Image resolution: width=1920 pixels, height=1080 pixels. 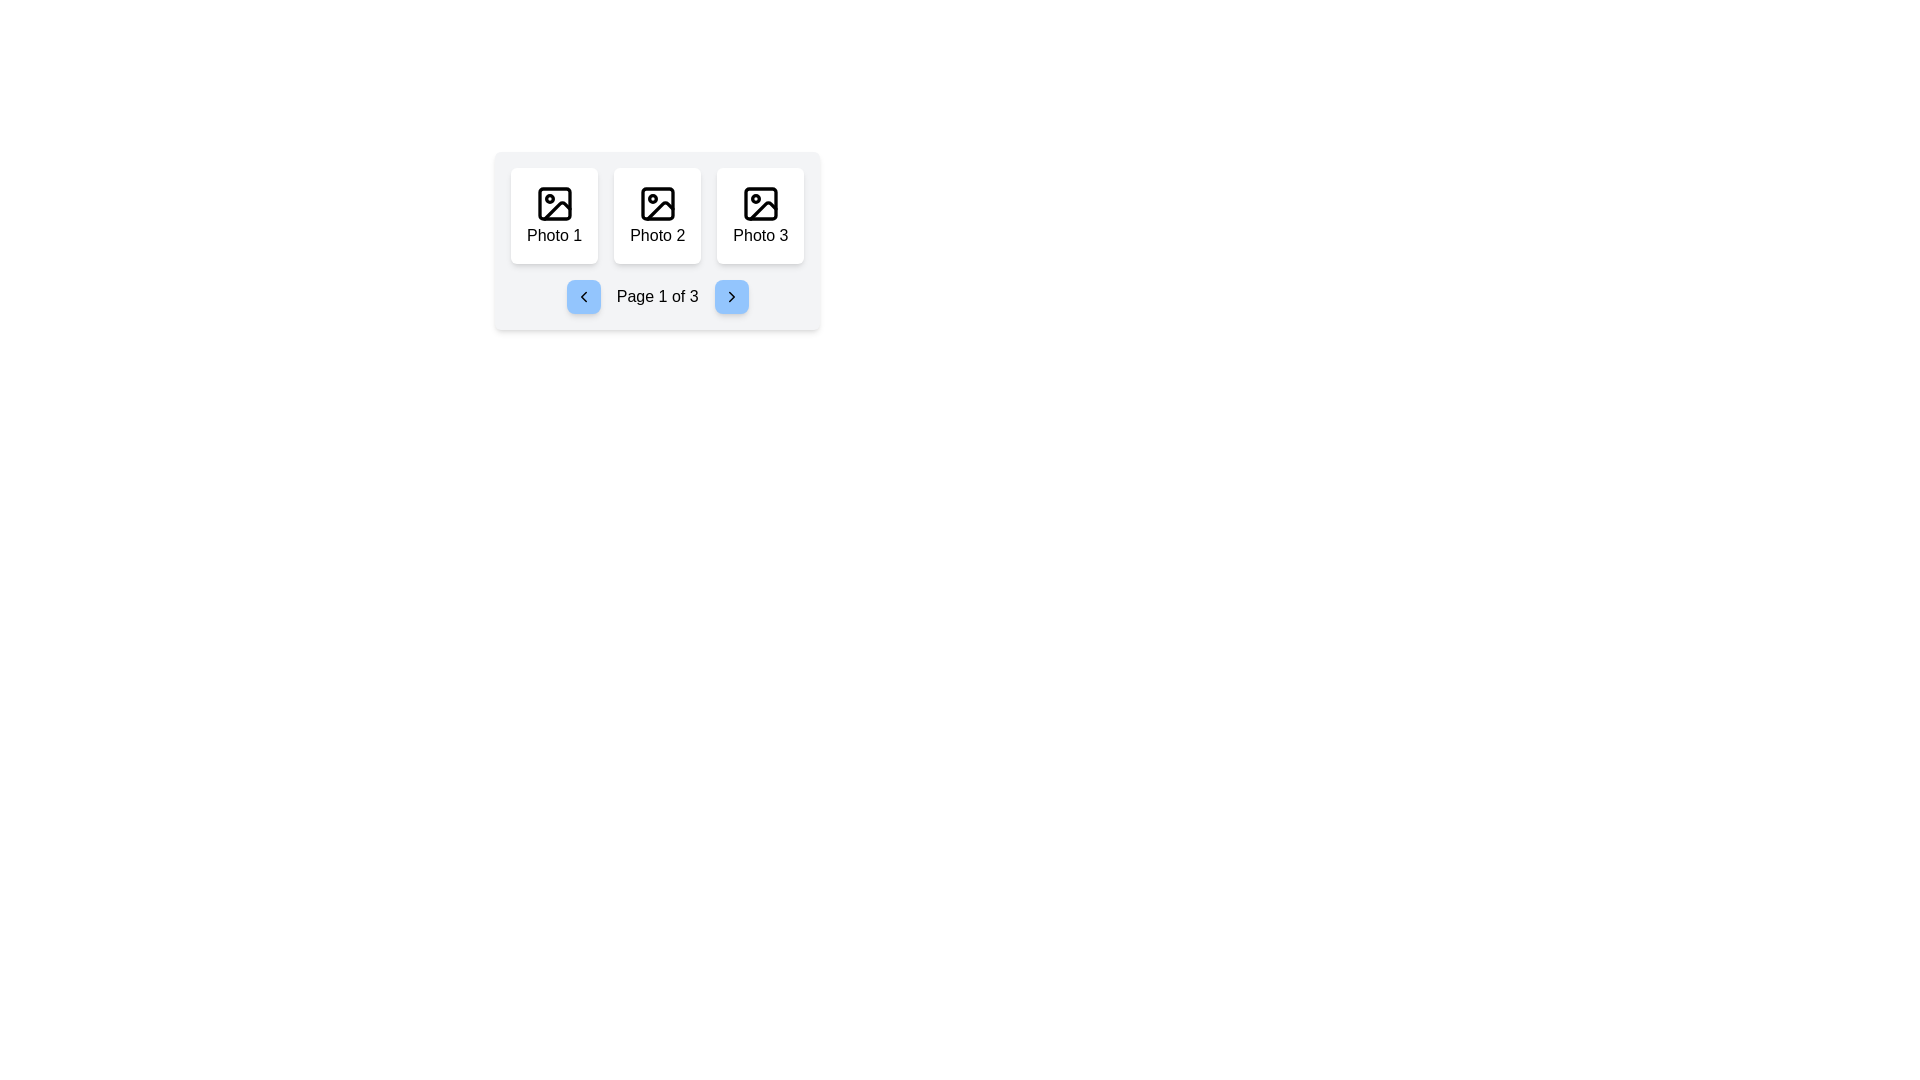 I want to click on the Text Display element that shows the current page number and total pages, located below the photo grid and between the arrow buttons, so click(x=657, y=297).